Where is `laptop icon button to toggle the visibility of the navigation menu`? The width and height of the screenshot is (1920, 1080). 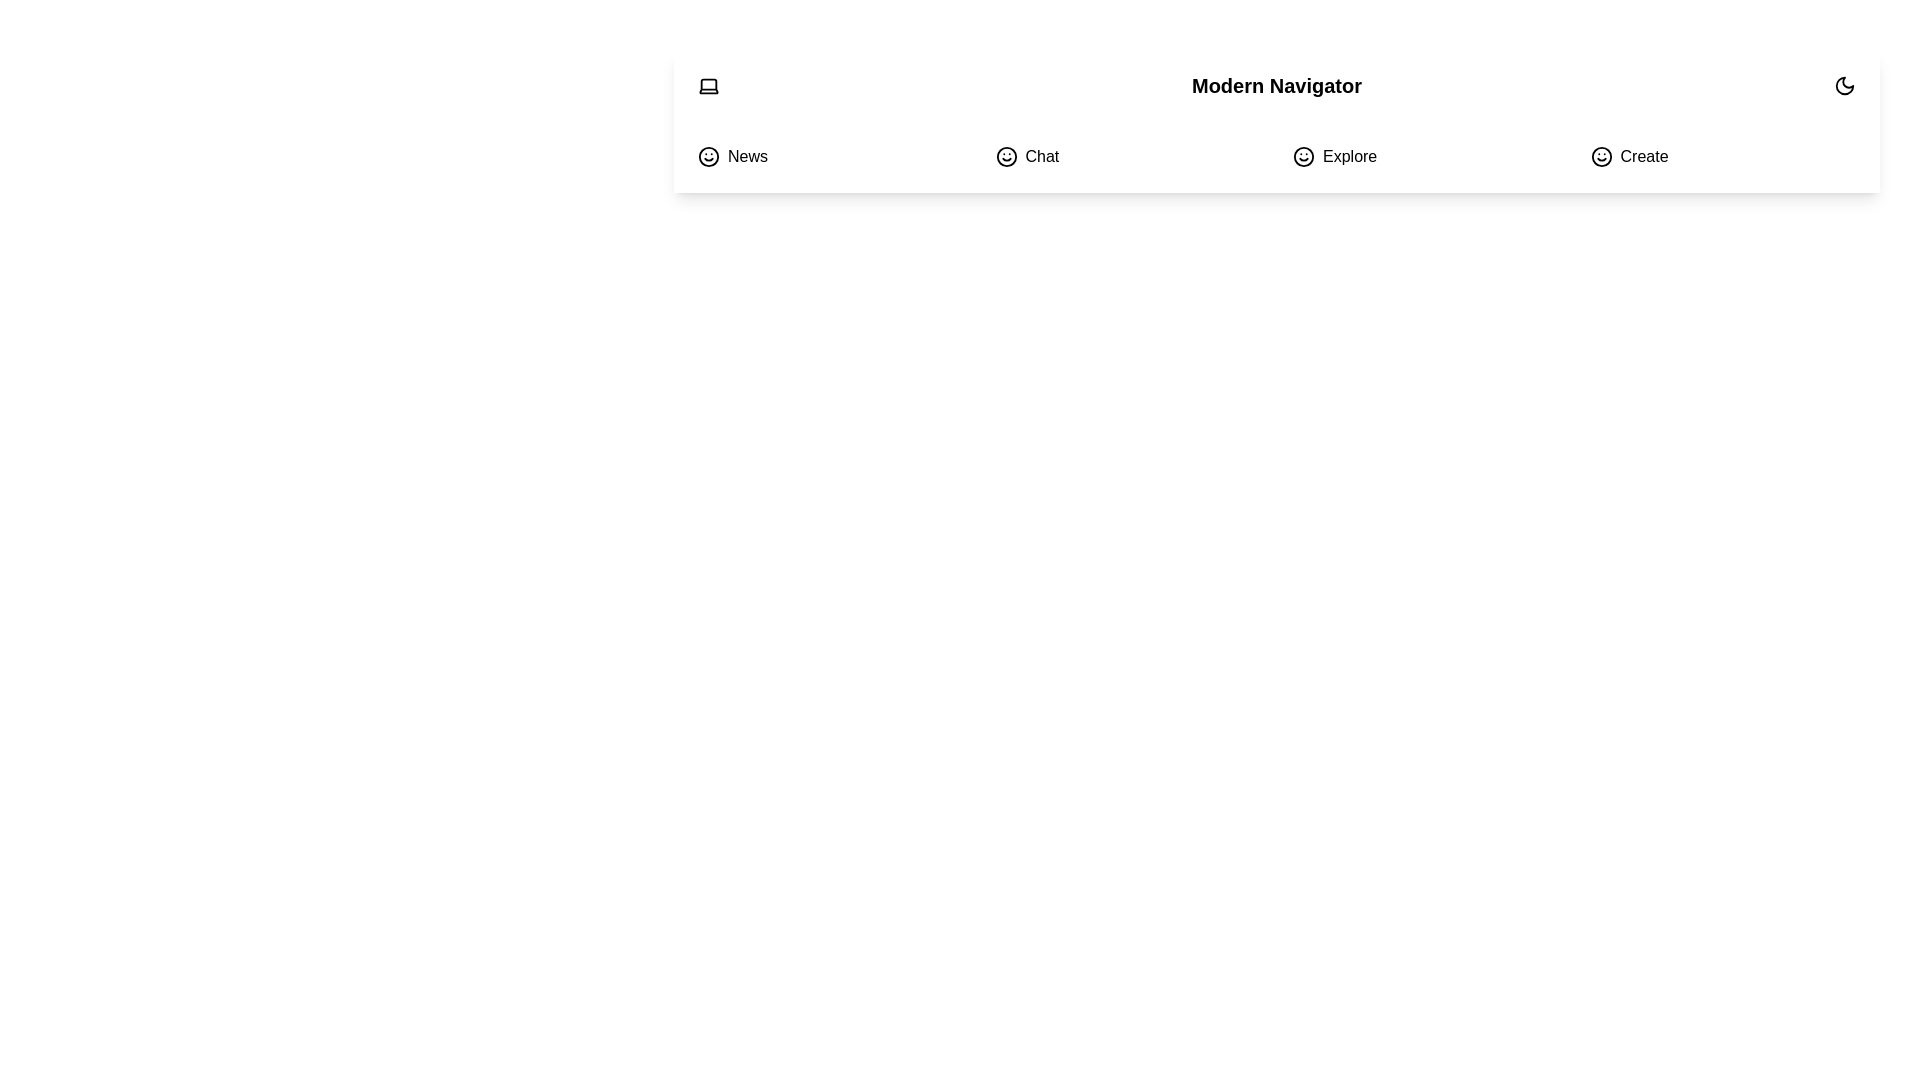 laptop icon button to toggle the visibility of the navigation menu is located at coordinates (709, 84).